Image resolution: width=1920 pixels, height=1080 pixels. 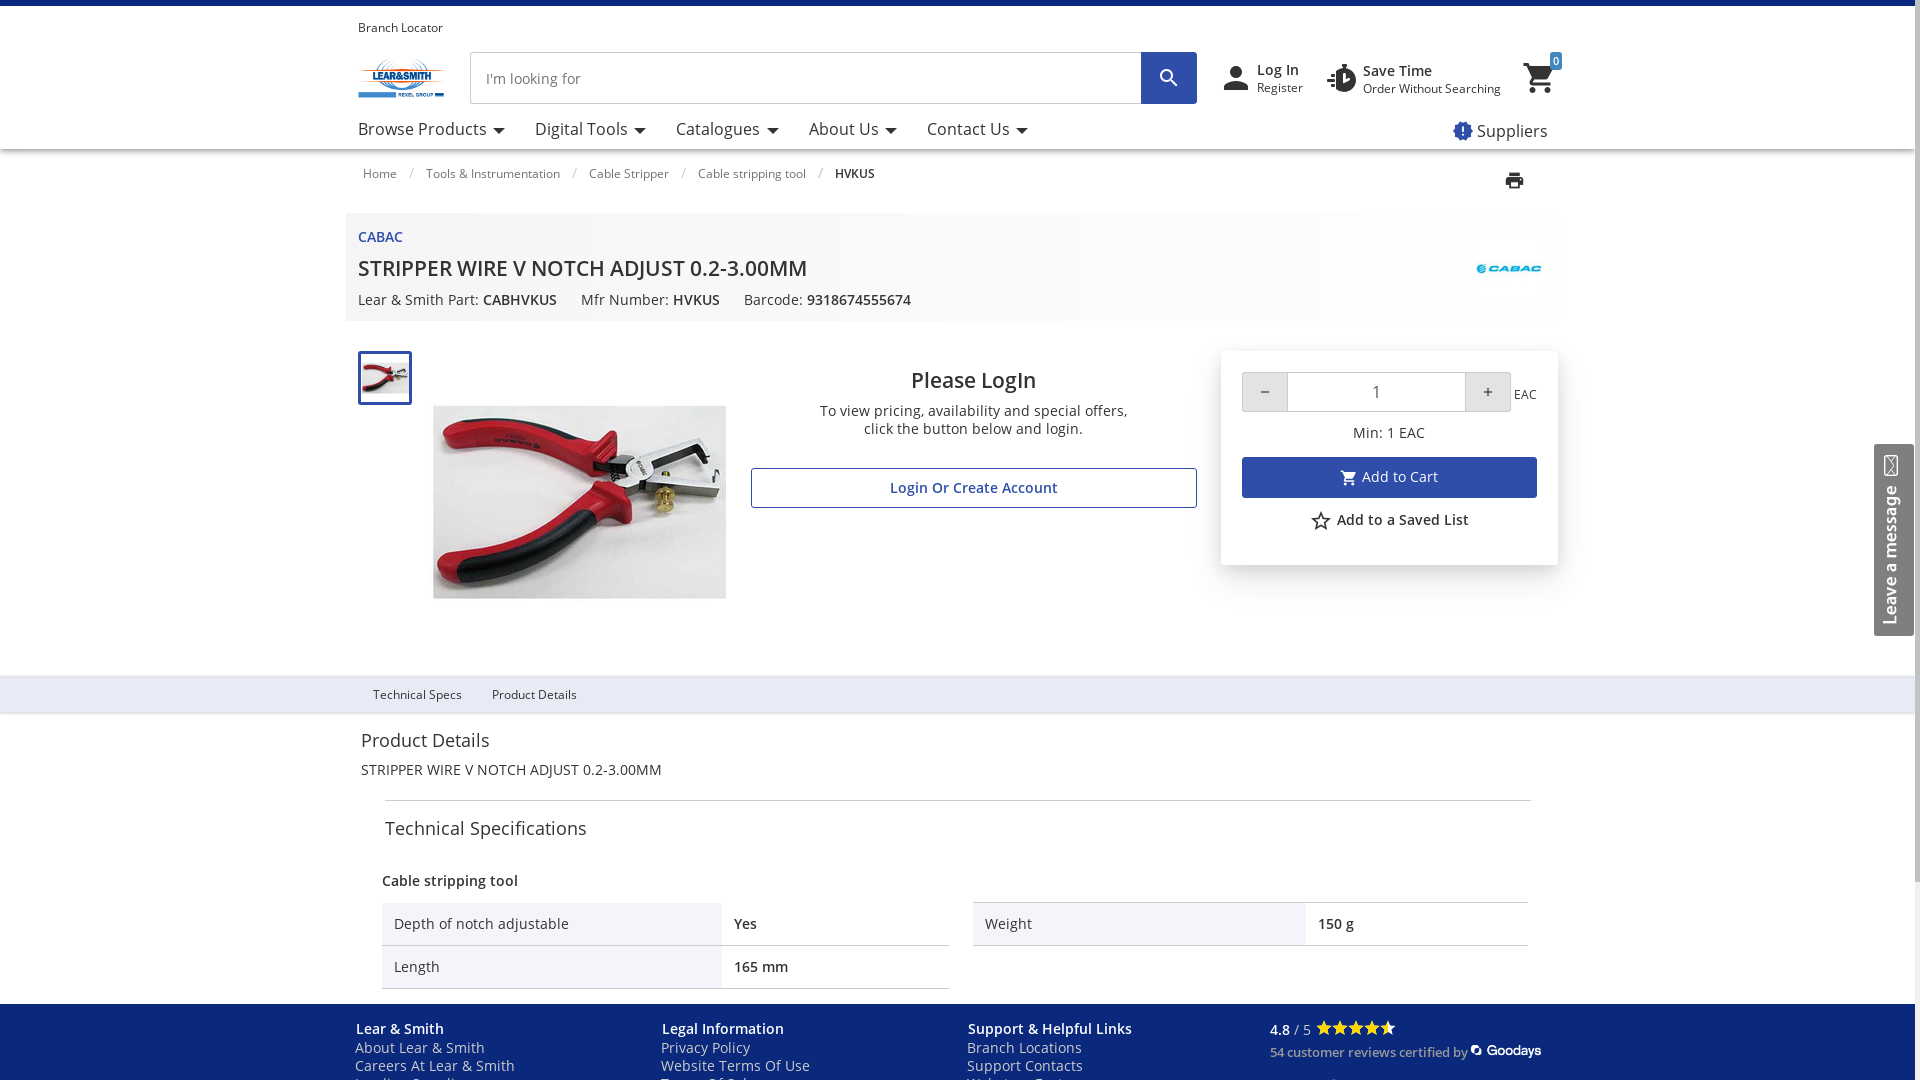 What do you see at coordinates (401, 76) in the screenshot?
I see `'Lear & Smith Home'` at bounding box center [401, 76].